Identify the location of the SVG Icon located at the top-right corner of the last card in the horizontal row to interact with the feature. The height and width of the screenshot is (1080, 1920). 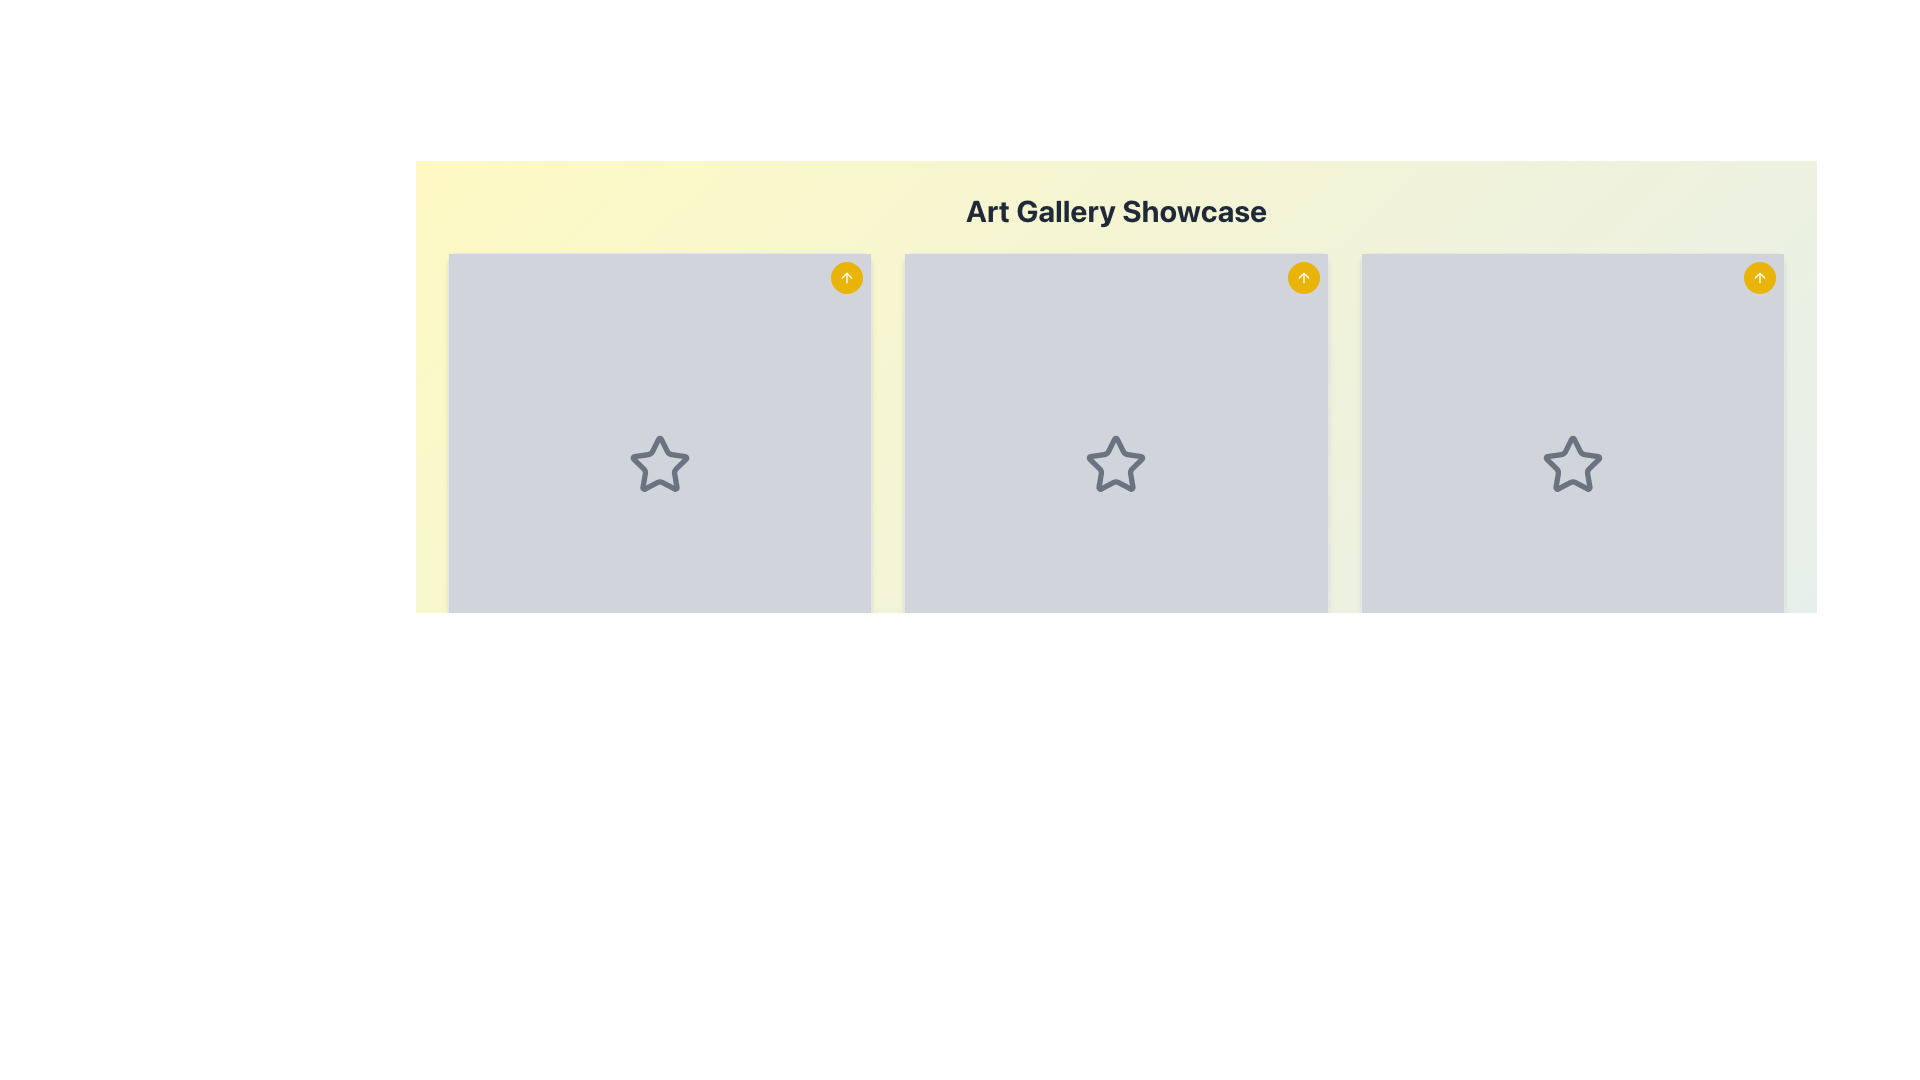
(1760, 277).